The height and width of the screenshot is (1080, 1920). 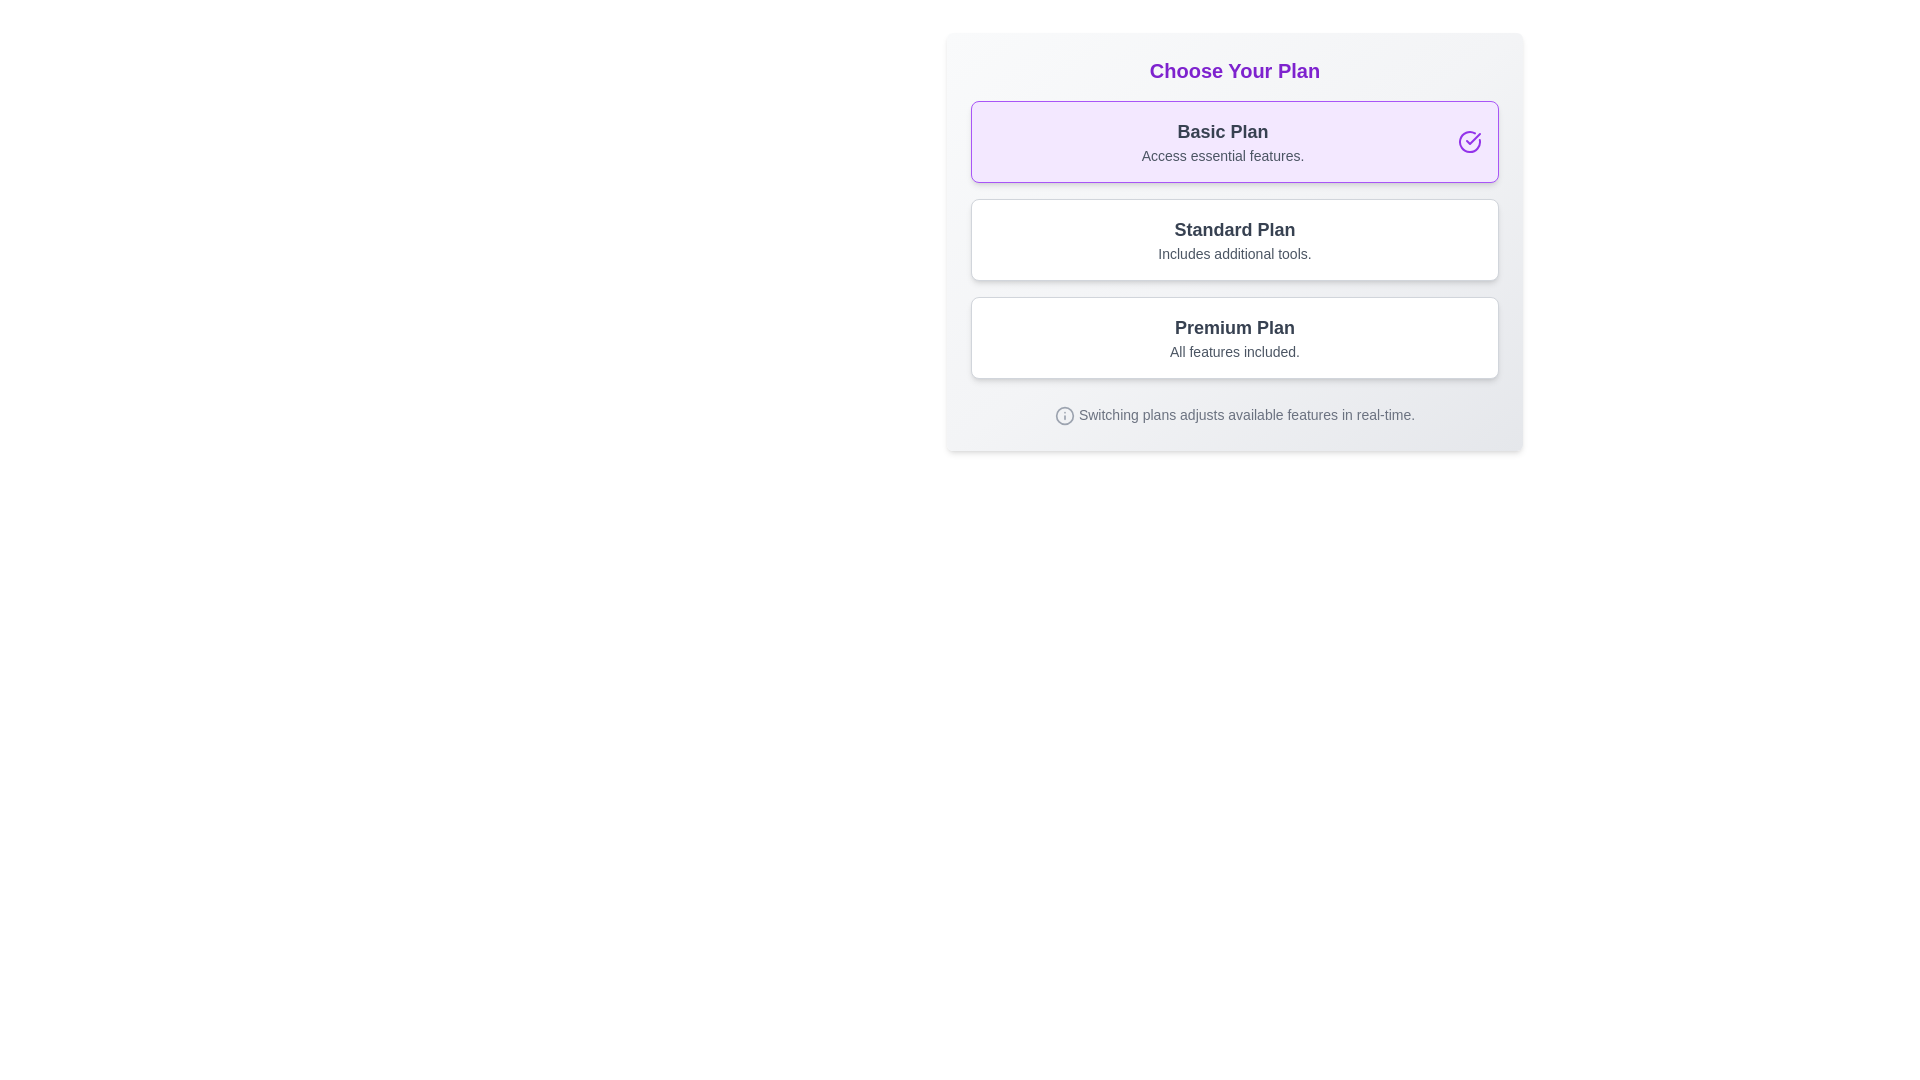 I want to click on the purple checkmark icon located on the right side of the 'Basic Plan' card in the interface, so click(x=1473, y=137).